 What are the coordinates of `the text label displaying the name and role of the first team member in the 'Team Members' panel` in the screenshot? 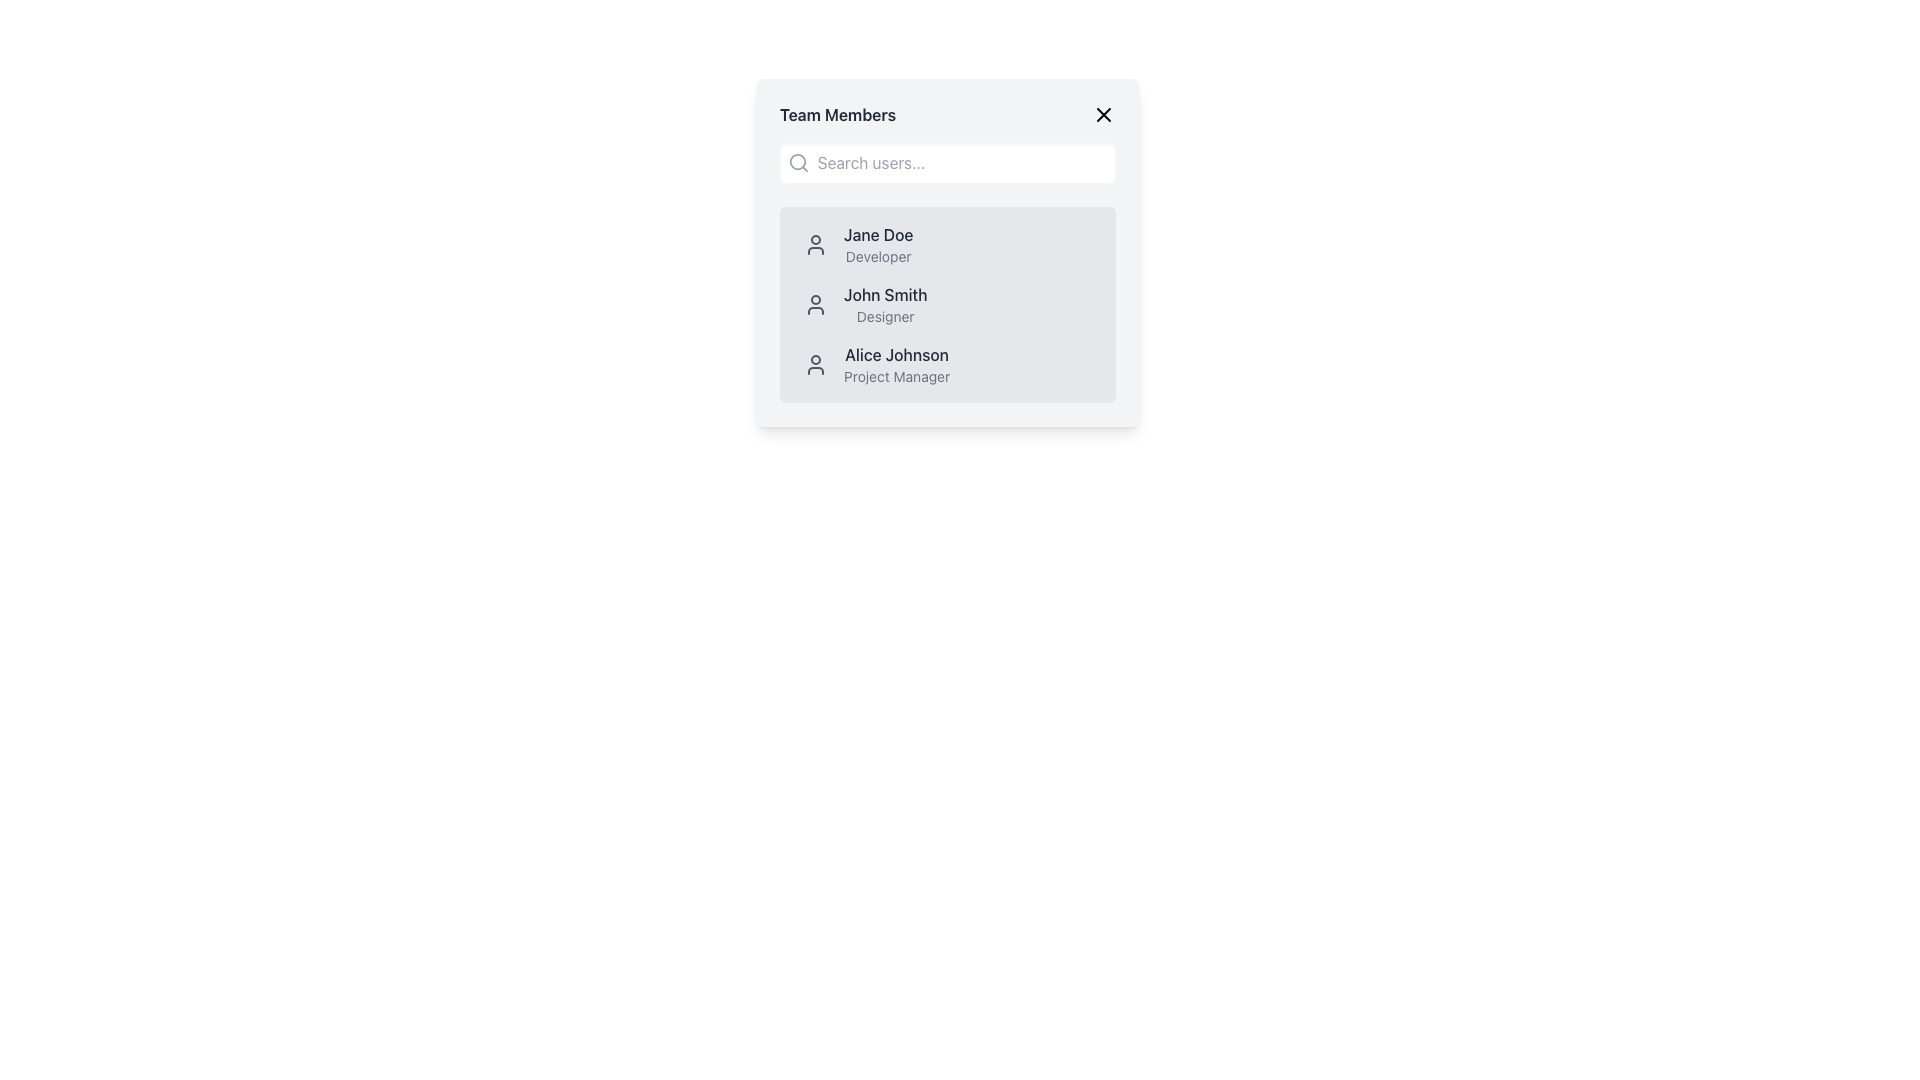 It's located at (878, 244).